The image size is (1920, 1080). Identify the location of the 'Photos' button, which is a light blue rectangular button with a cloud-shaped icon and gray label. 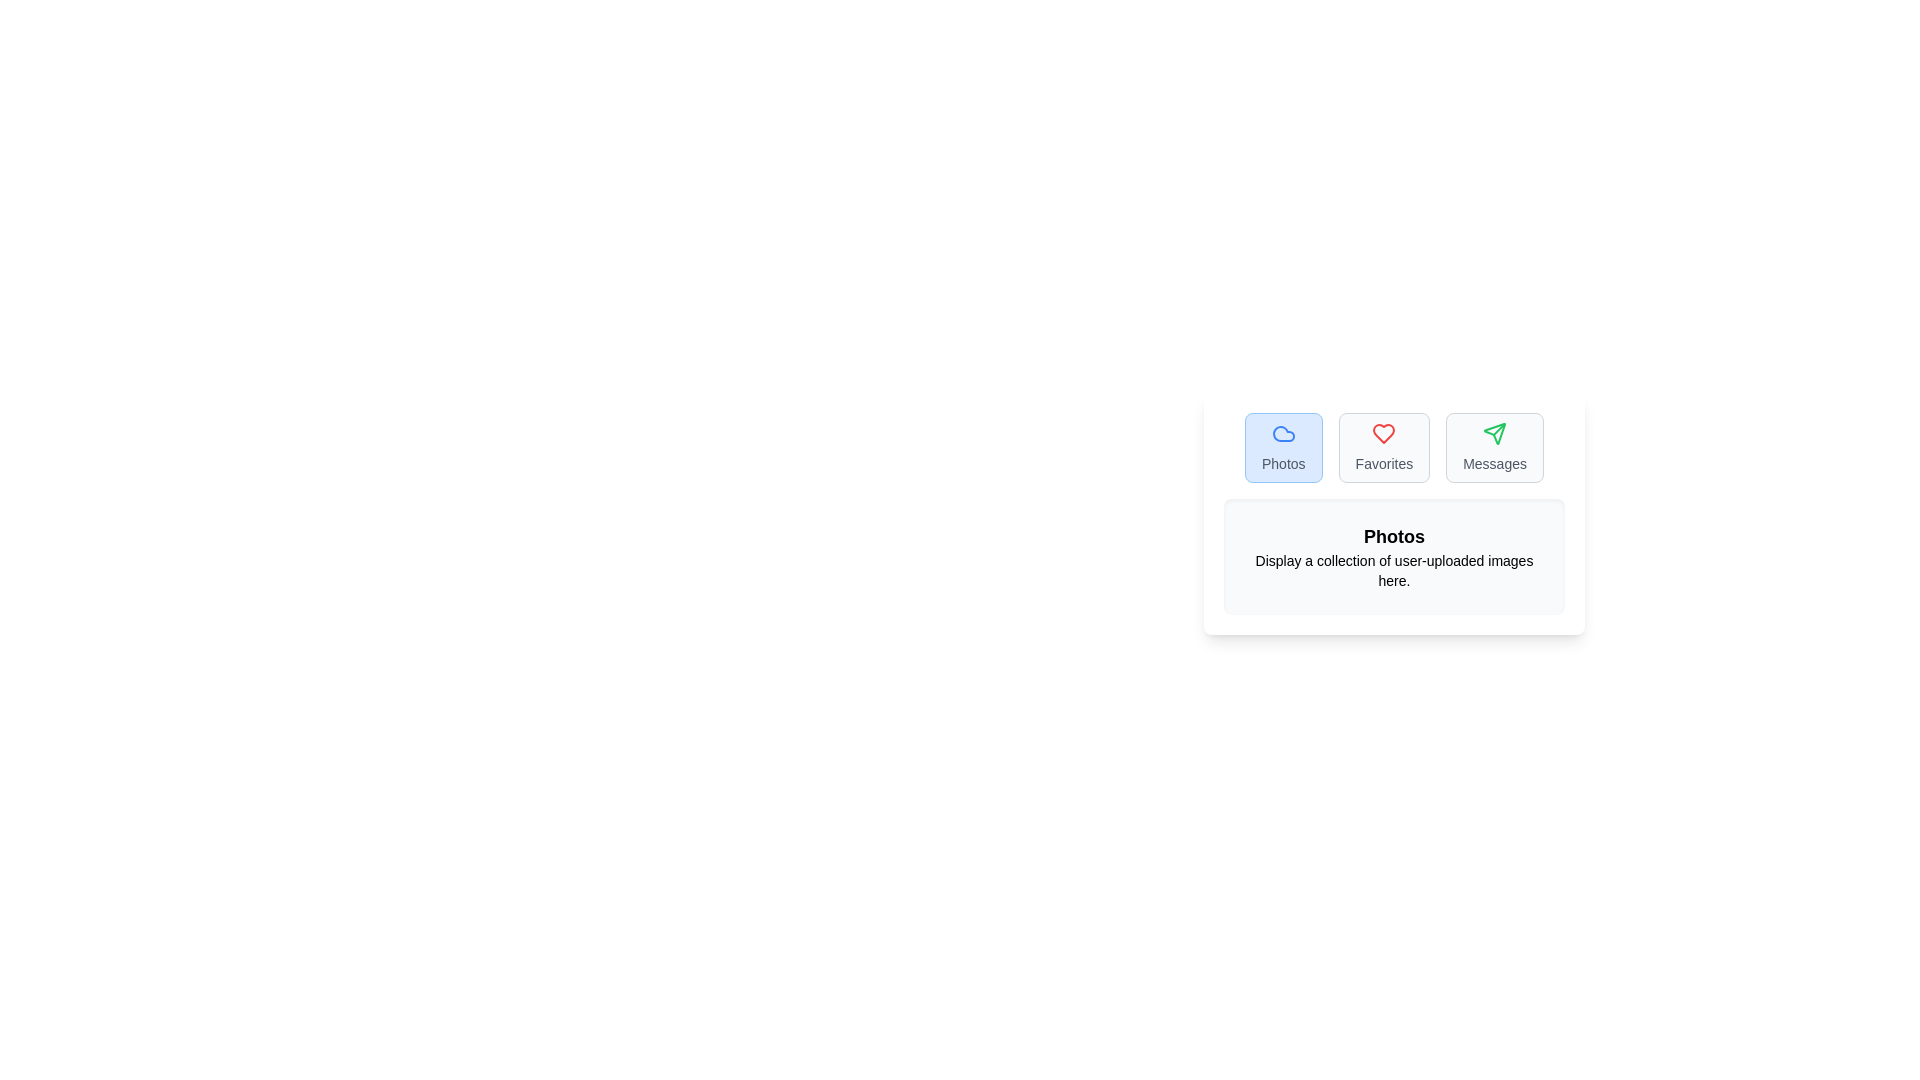
(1283, 446).